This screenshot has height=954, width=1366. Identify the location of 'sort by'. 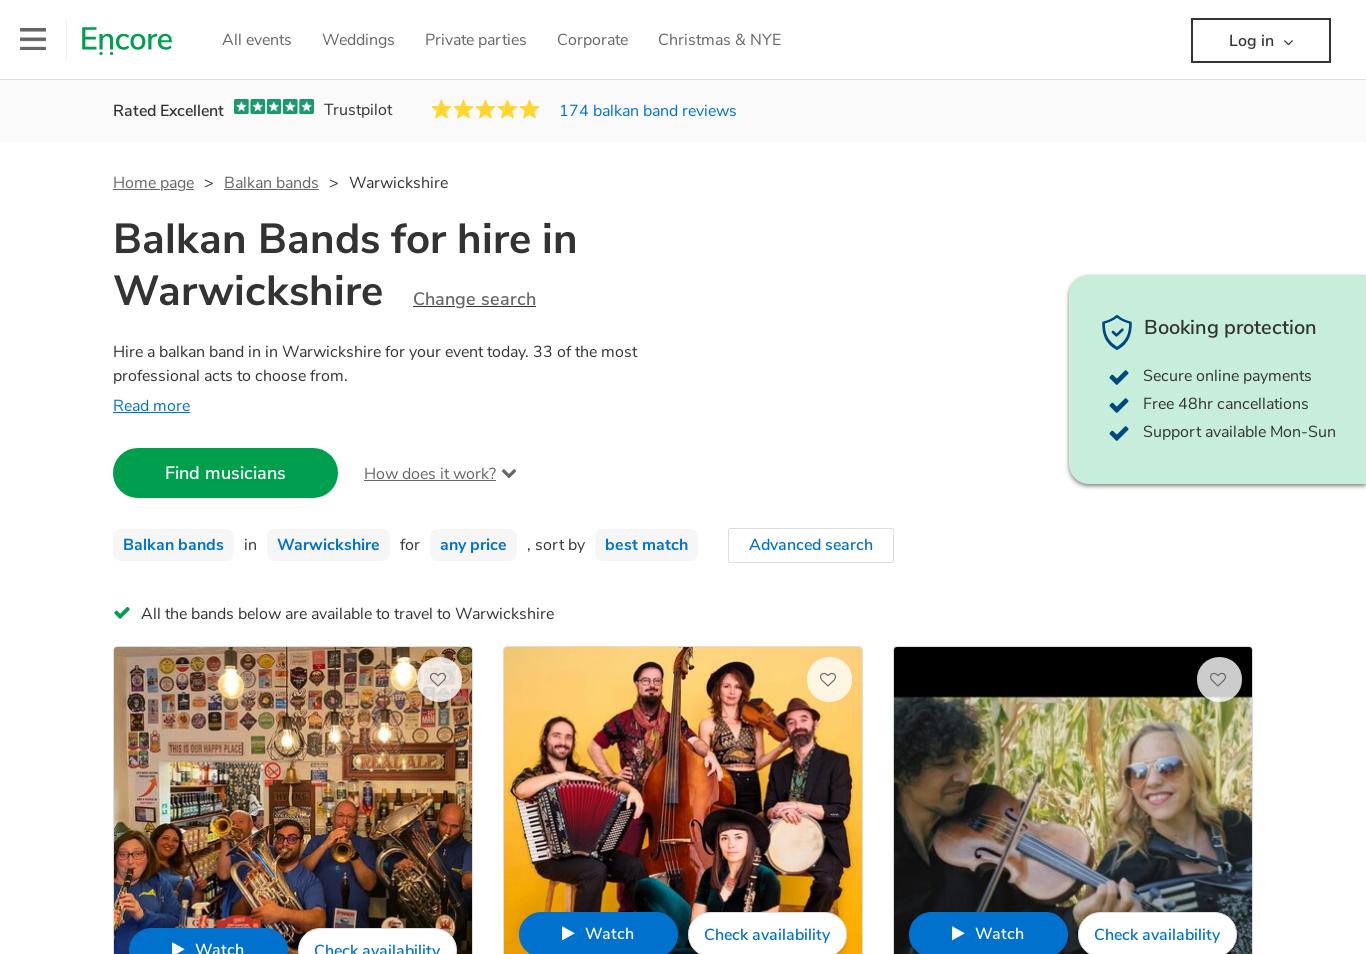
(560, 542).